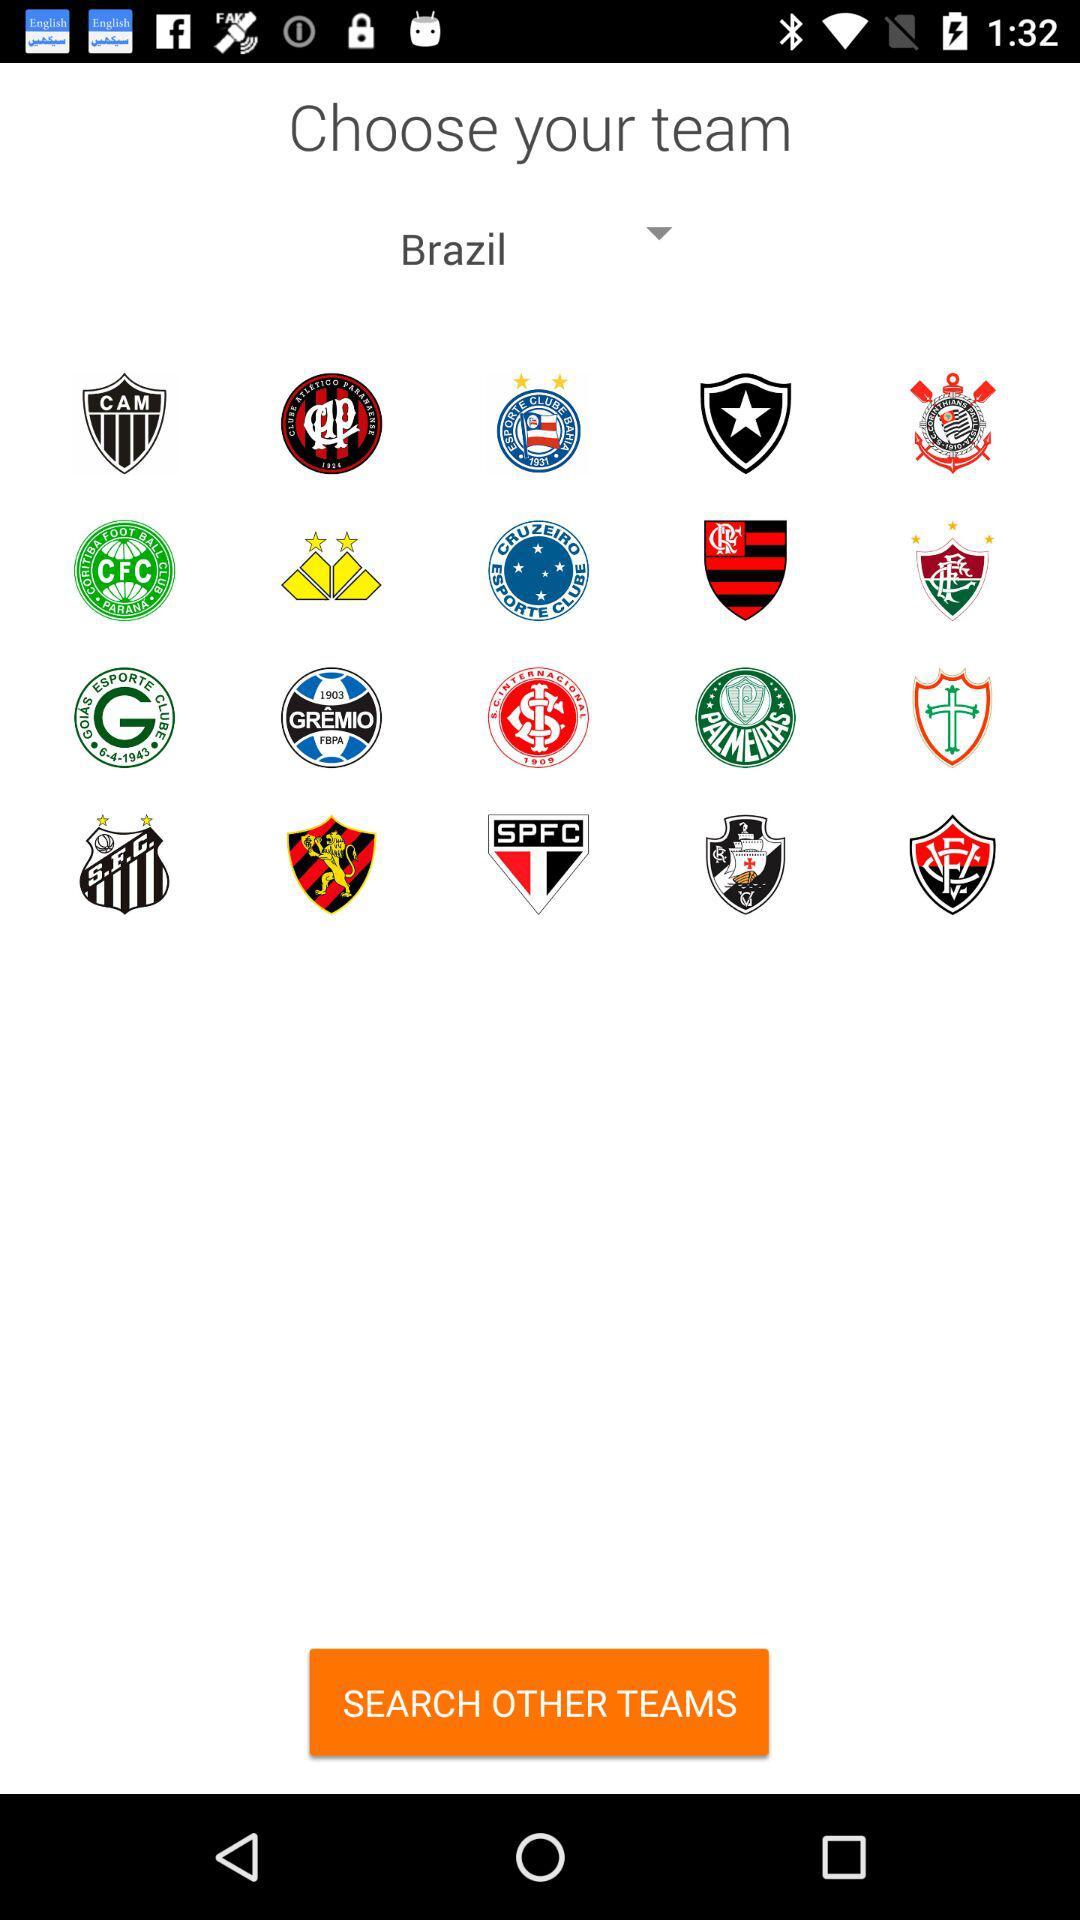 This screenshot has height=1920, width=1080. Describe the element at coordinates (951, 864) in the screenshot. I see `the fourth row last logo` at that location.